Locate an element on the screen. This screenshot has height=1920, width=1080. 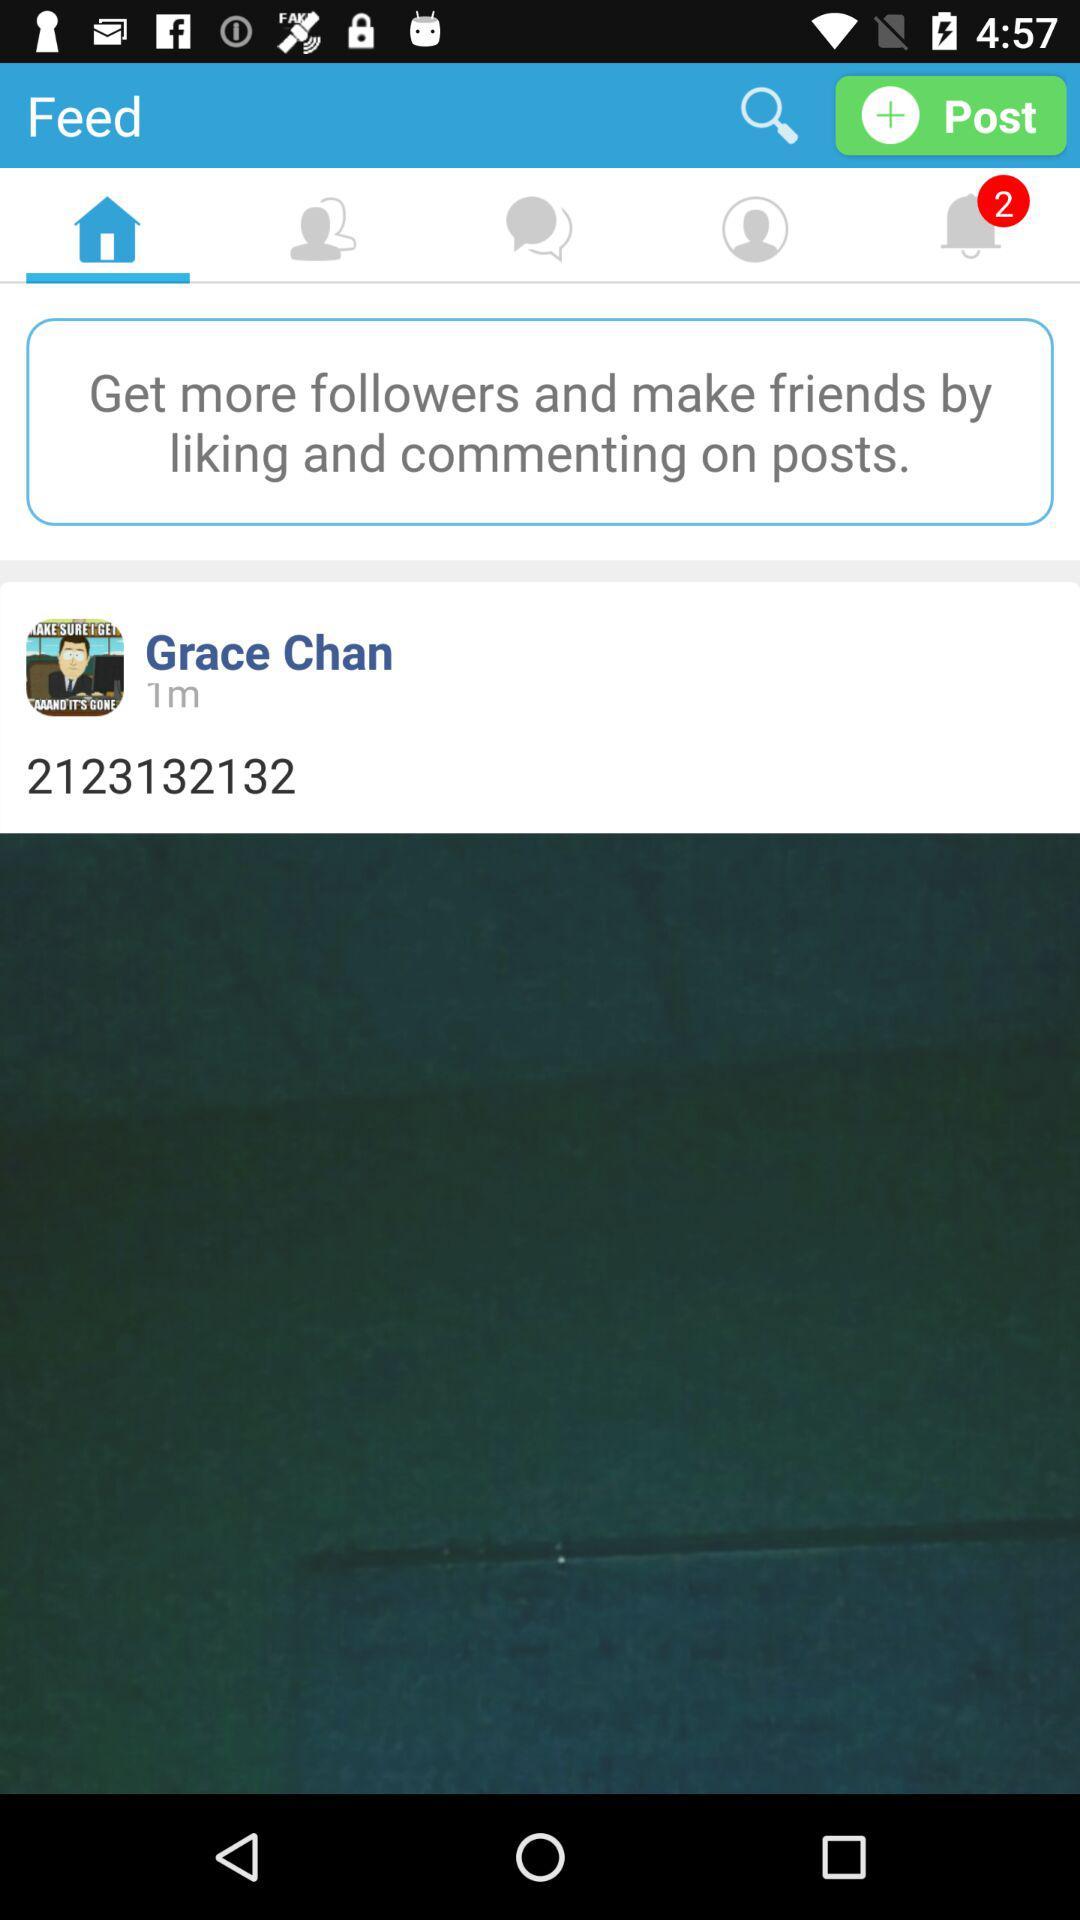
2123132132 item is located at coordinates (540, 773).